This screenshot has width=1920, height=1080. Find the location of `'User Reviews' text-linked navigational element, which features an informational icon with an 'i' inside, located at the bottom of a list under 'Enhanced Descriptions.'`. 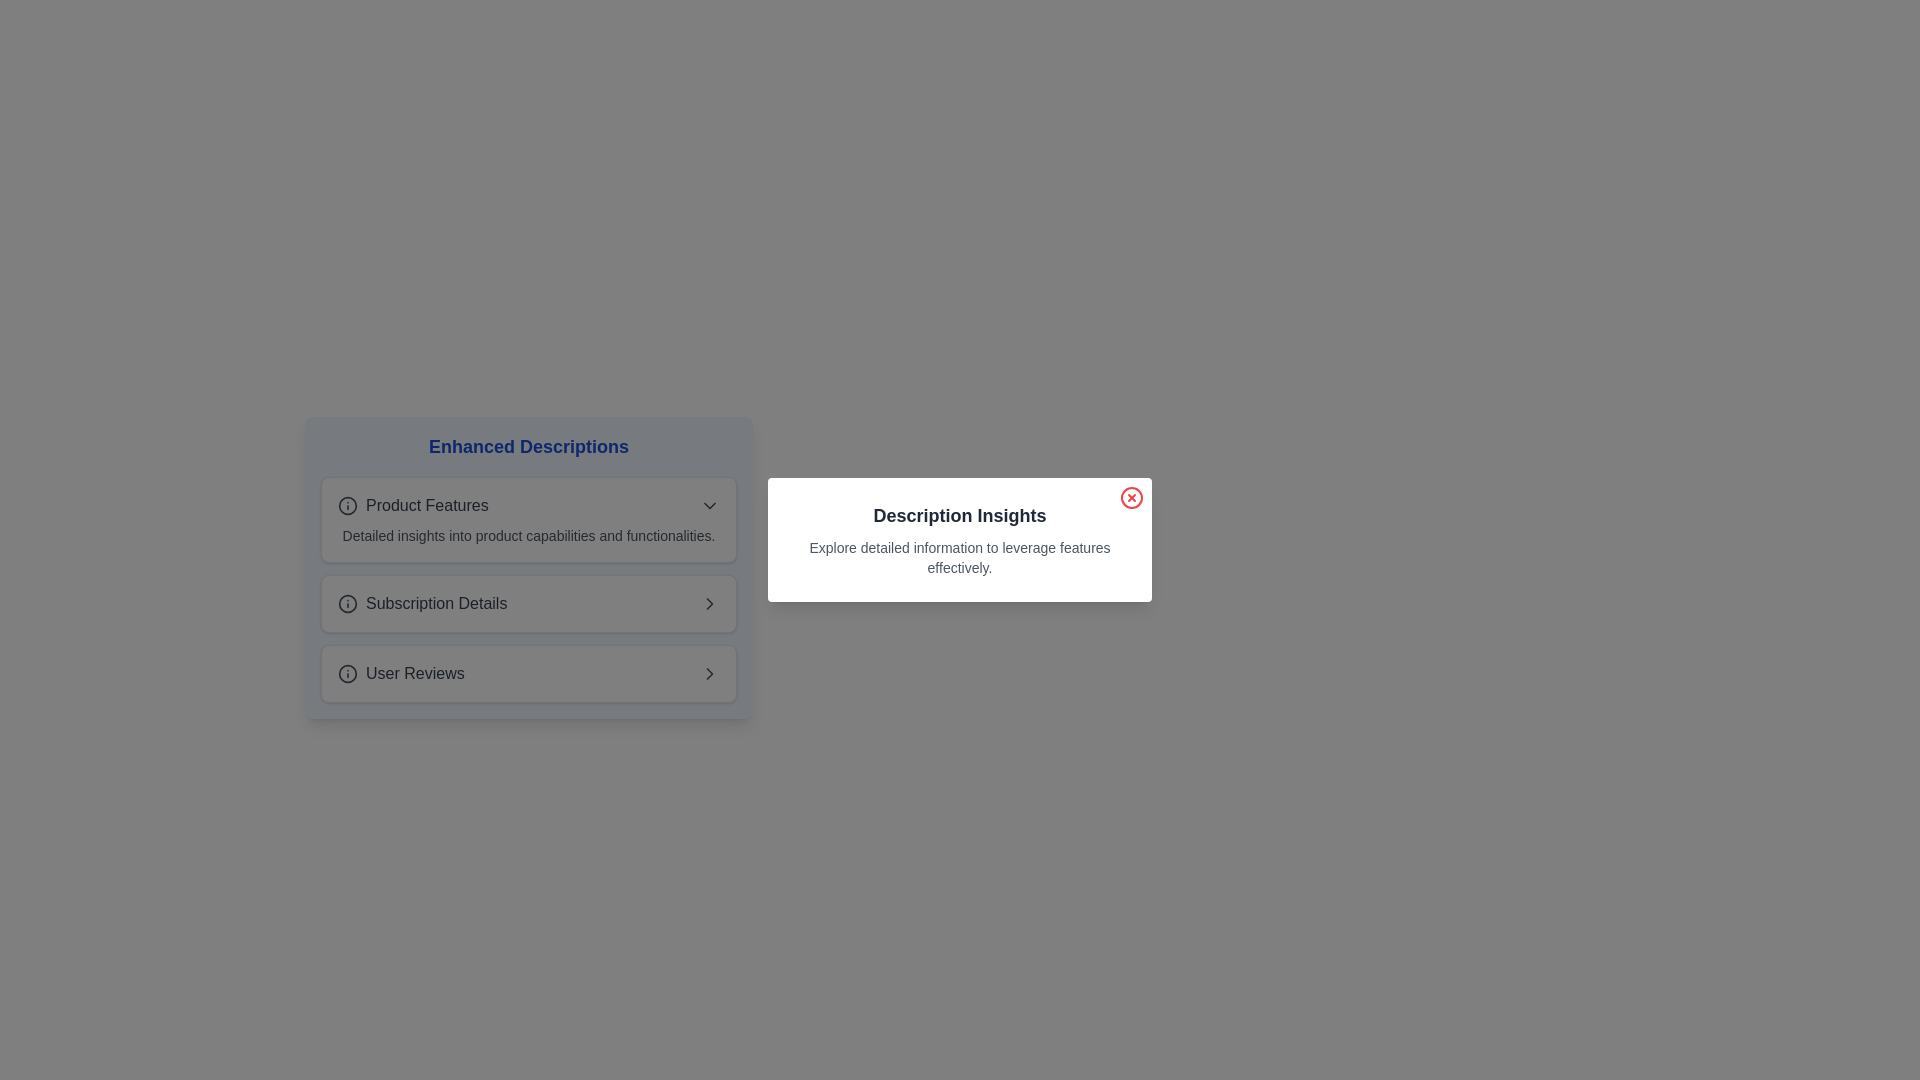

'User Reviews' text-linked navigational element, which features an informational icon with an 'i' inside, located at the bottom of a list under 'Enhanced Descriptions.' is located at coordinates (400, 674).